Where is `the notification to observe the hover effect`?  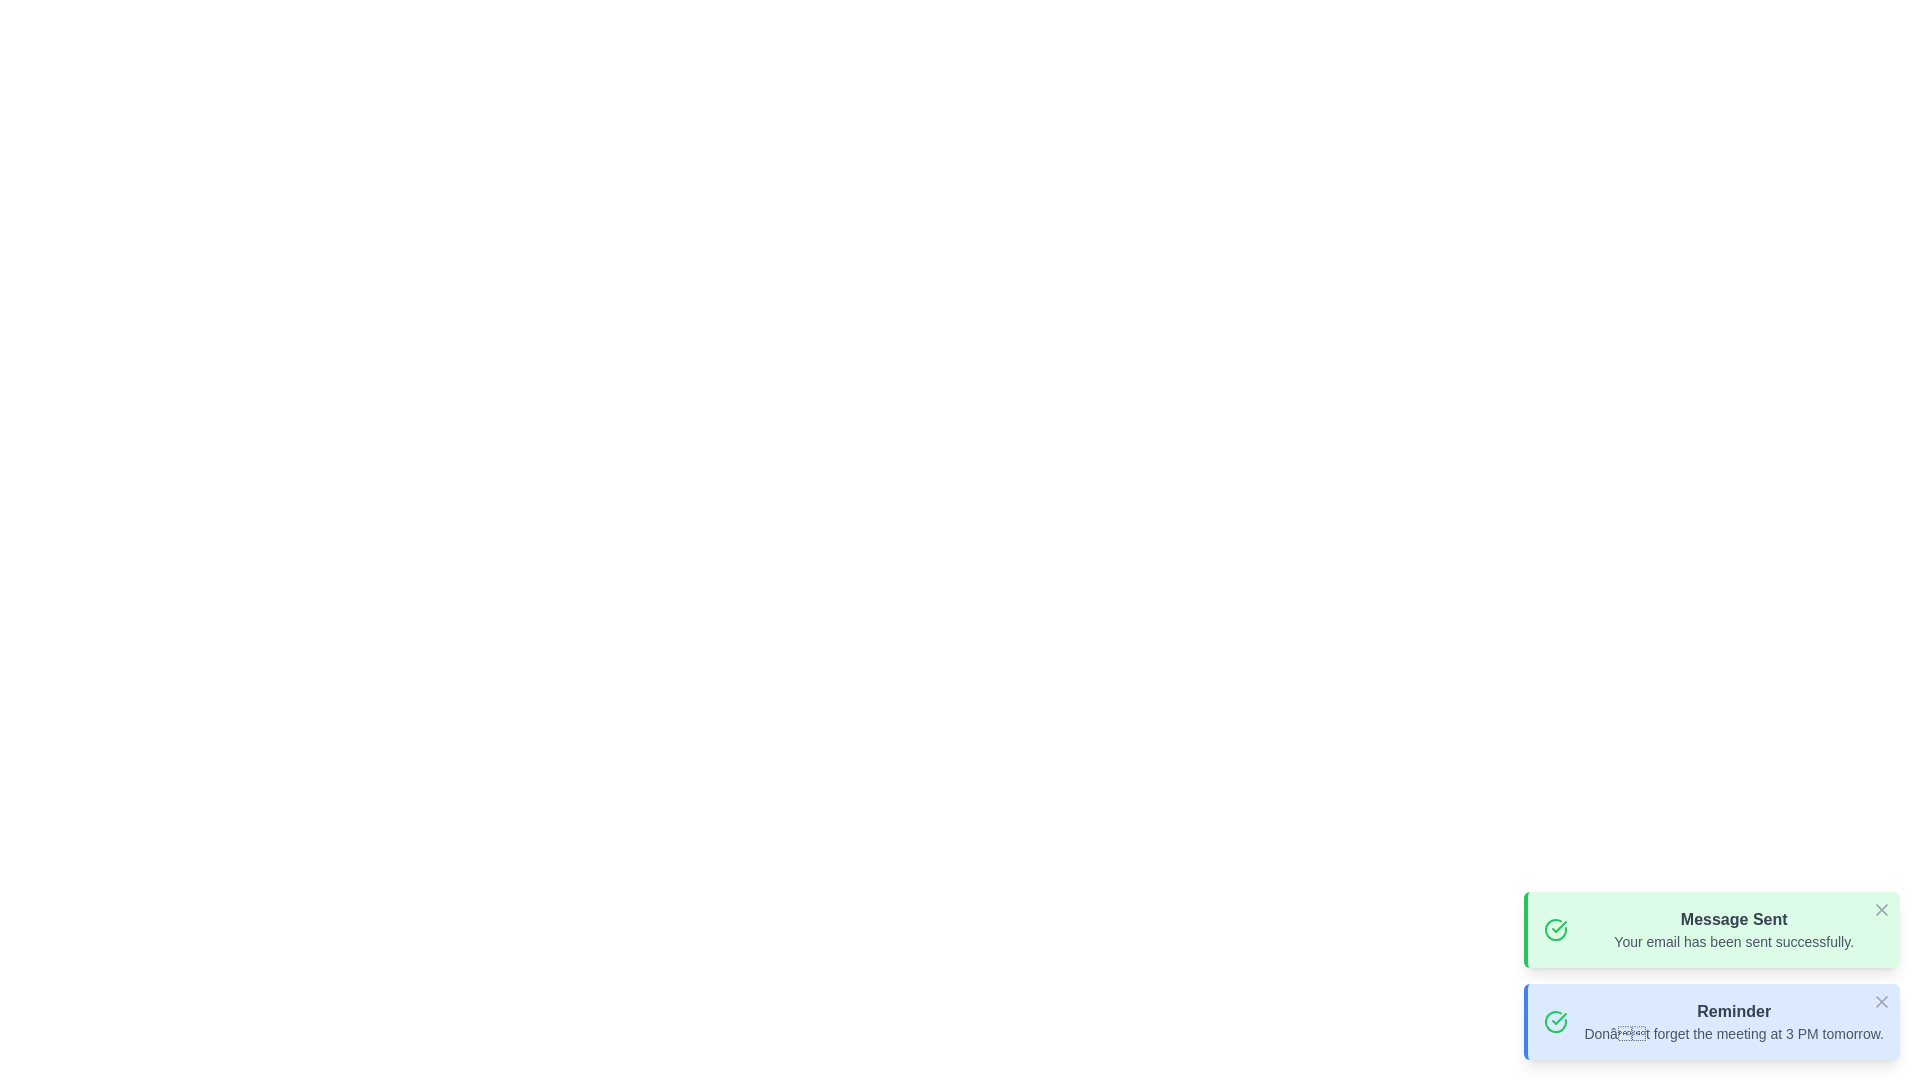 the notification to observe the hover effect is located at coordinates (1711, 929).